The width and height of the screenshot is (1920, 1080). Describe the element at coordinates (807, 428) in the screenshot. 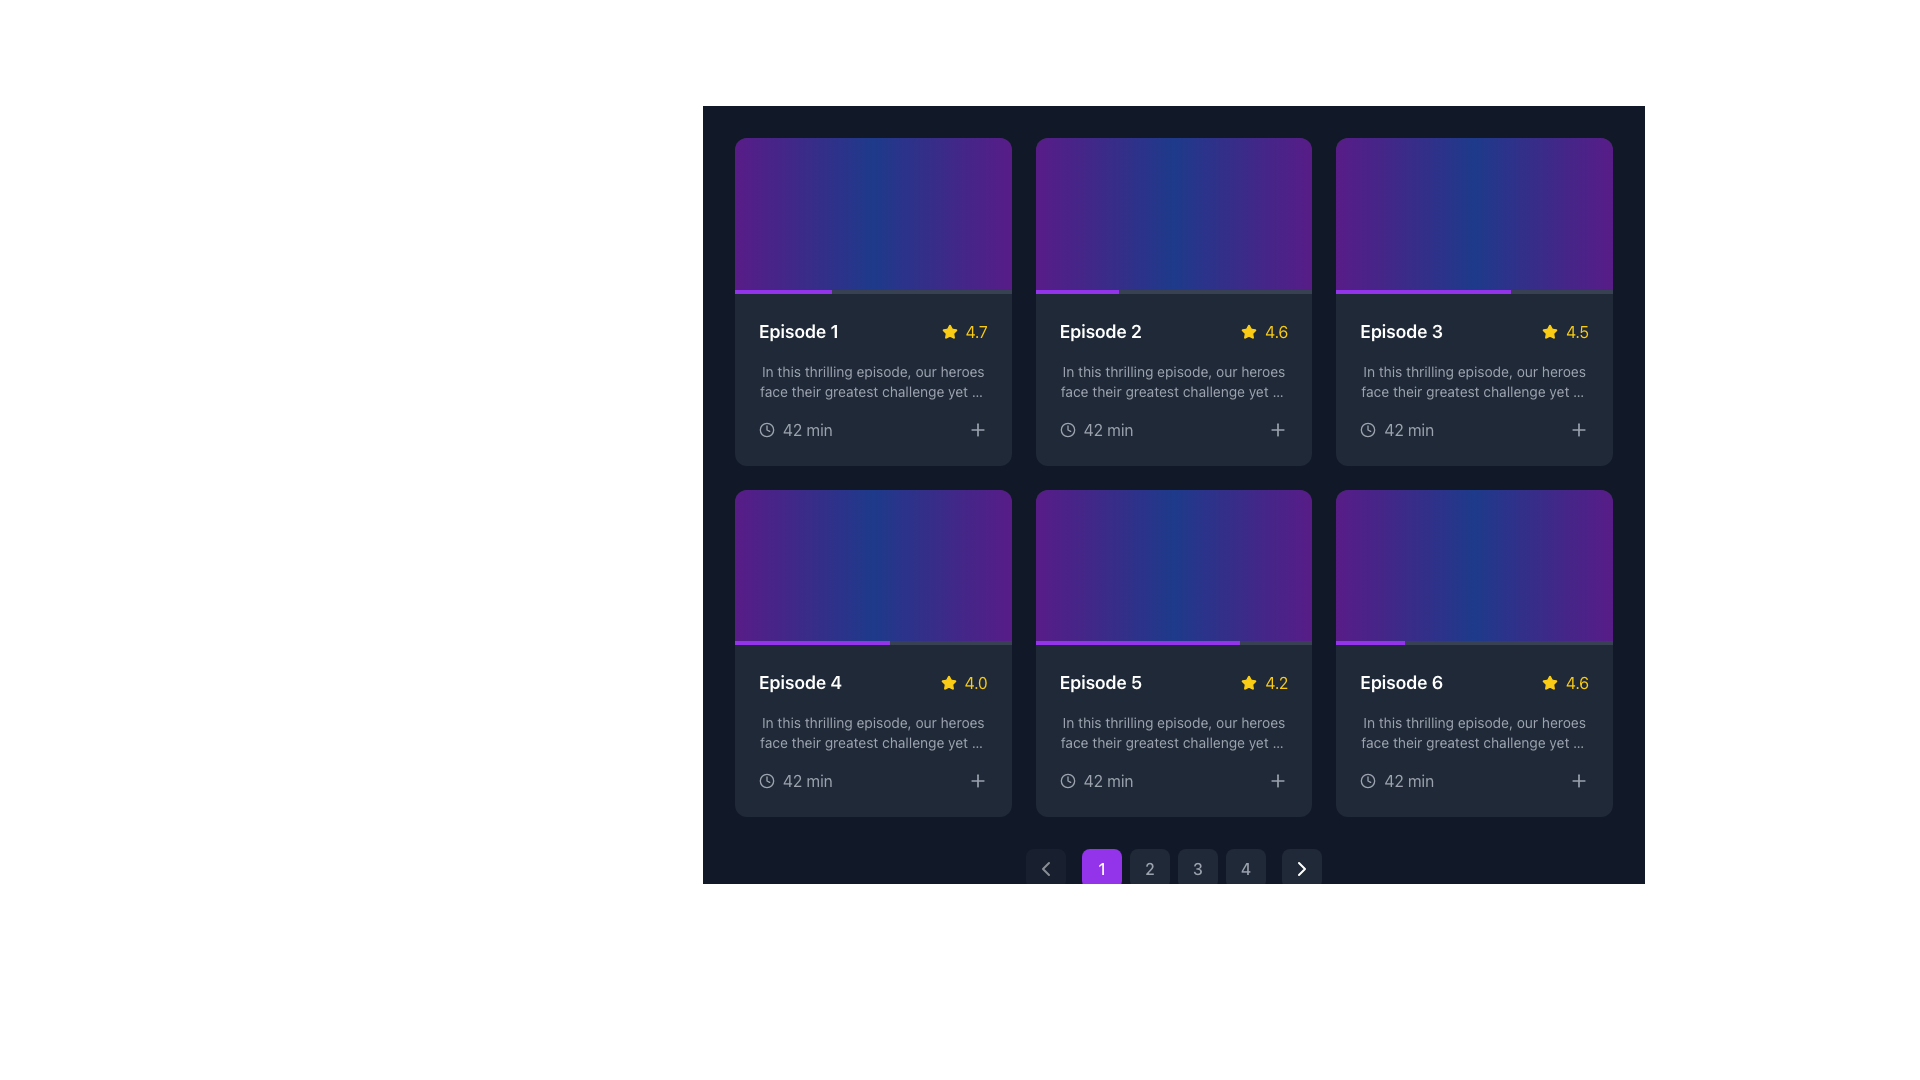

I see `the text display showing '42 min' in light gray color, located below the description of the first episode card` at that location.